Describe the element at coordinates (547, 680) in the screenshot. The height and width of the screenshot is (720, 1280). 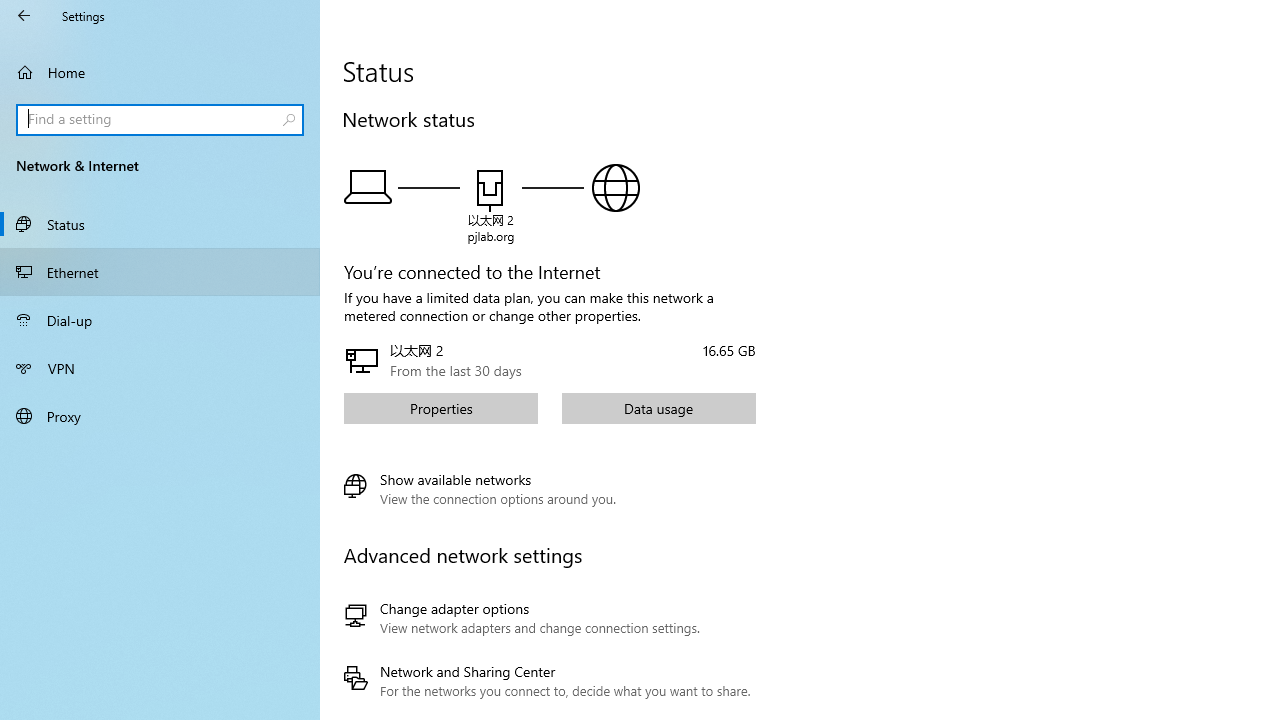
I see `'Network and Sharing Center'` at that location.